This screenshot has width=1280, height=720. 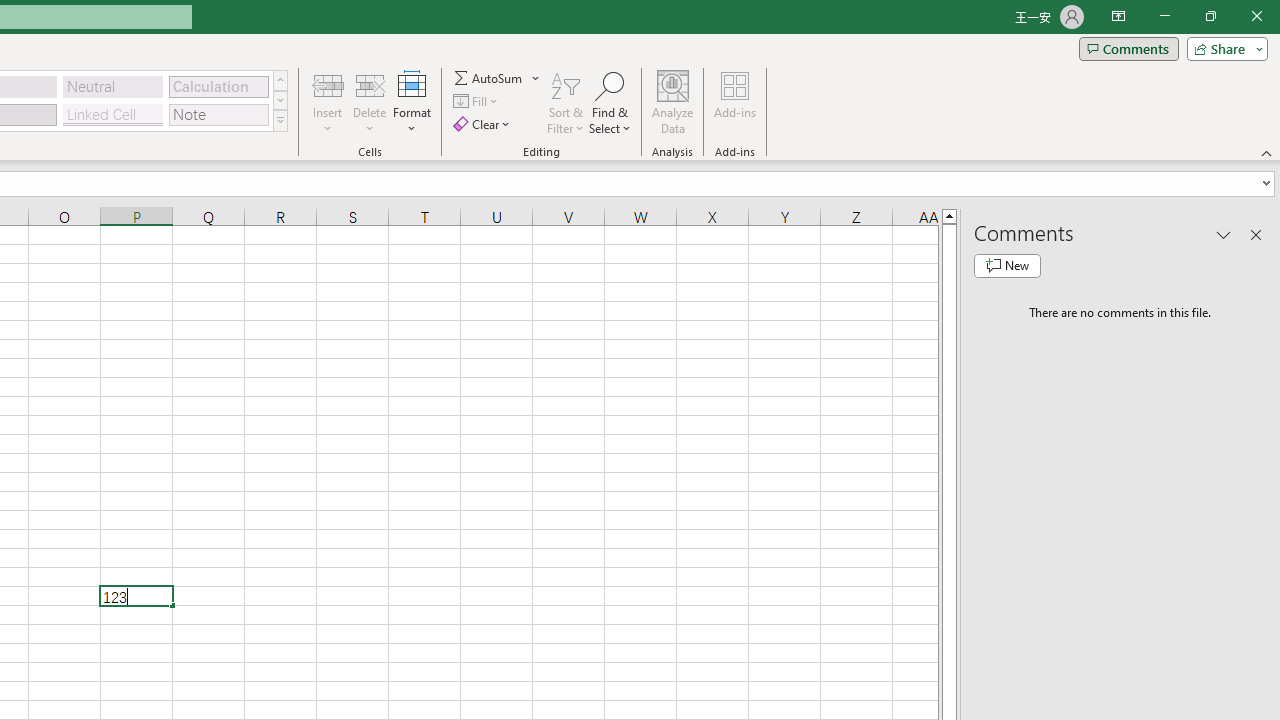 What do you see at coordinates (328, 103) in the screenshot?
I see `'Insert'` at bounding box center [328, 103].